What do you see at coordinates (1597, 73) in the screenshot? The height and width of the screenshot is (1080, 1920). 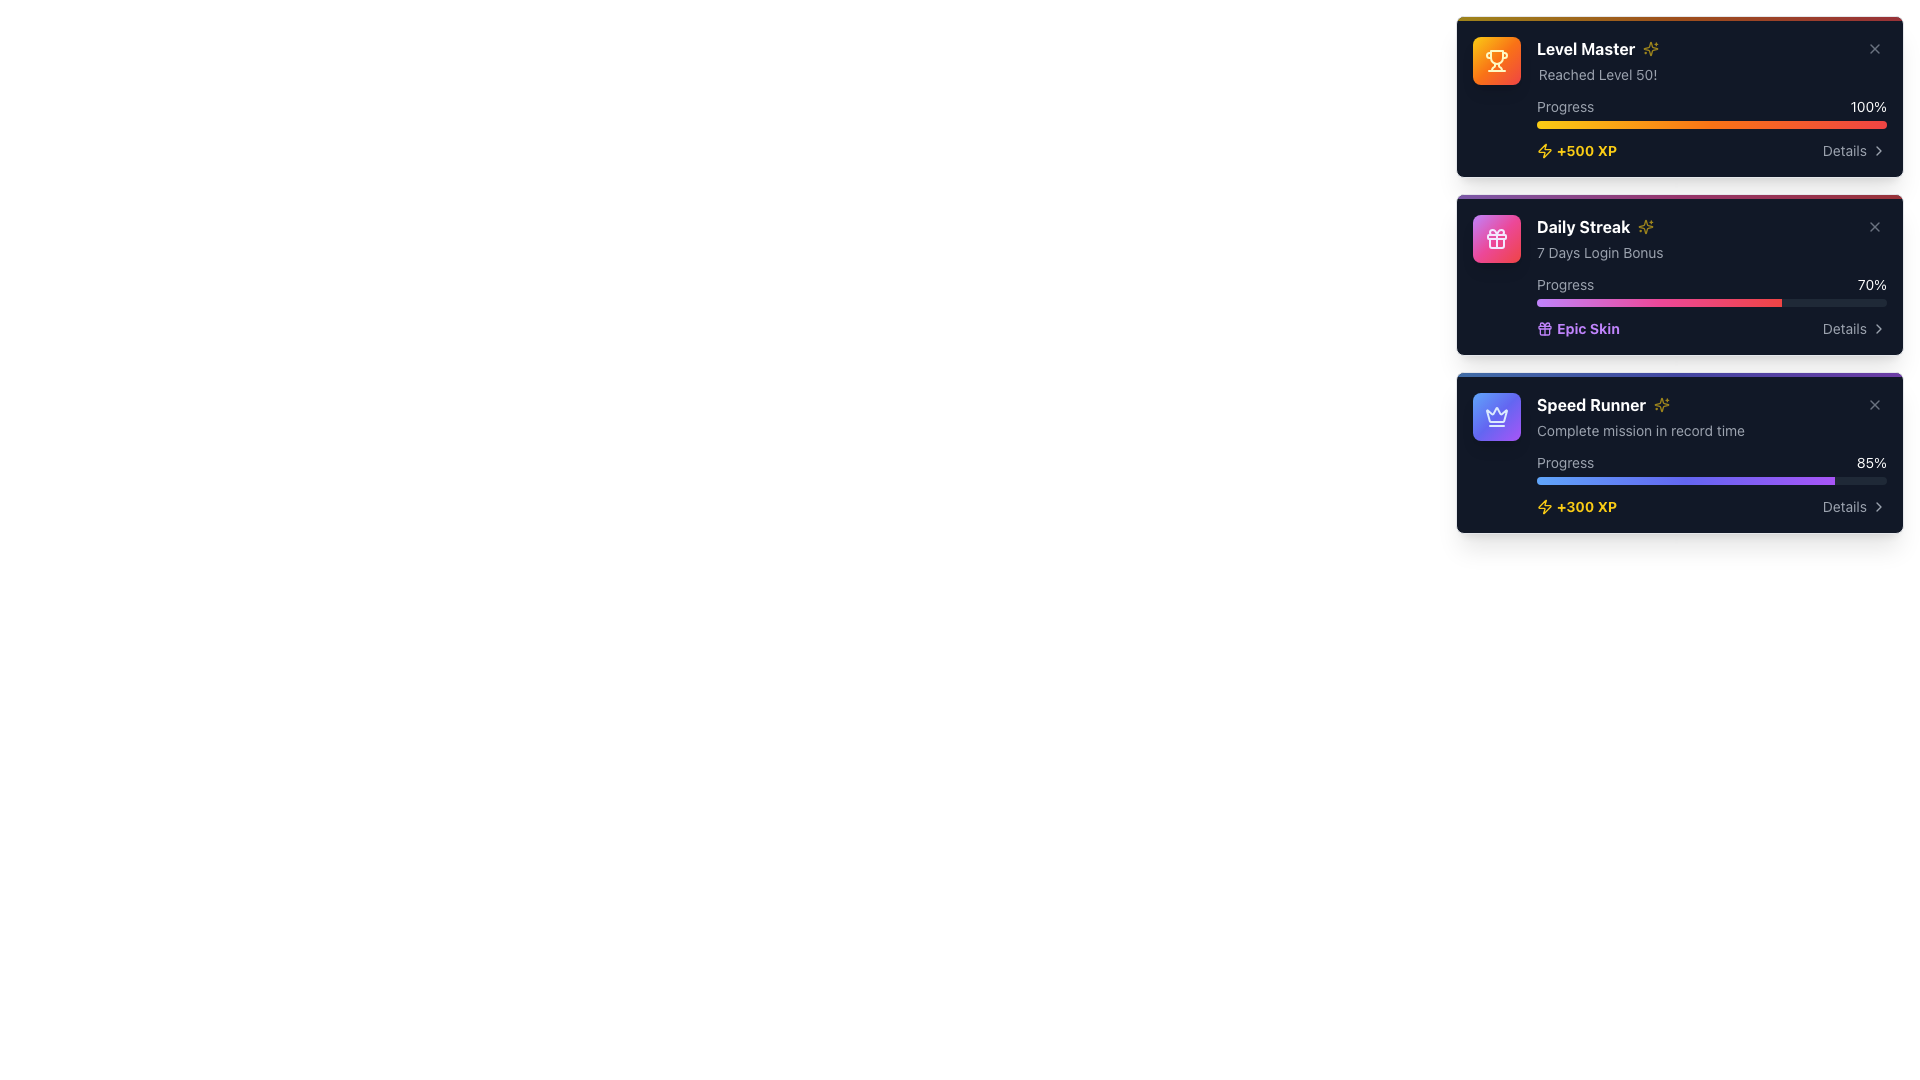 I see `the text label displaying 'Reached Level 50!' which is located under the title 'Level Master' in the top card of the vertical stack on the right side of the interface` at bounding box center [1597, 73].